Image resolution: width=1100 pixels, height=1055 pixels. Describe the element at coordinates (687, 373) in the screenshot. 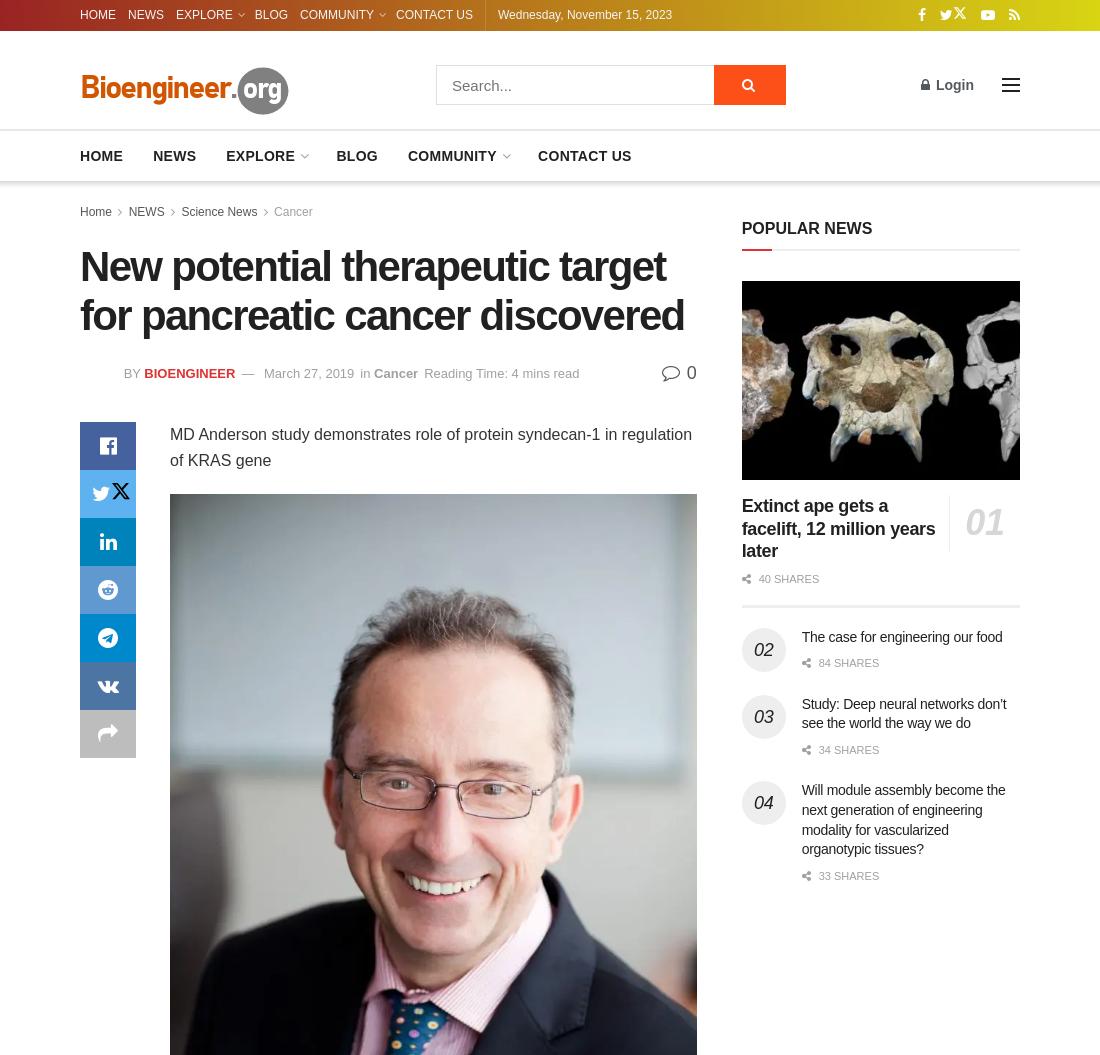

I see `'0'` at that location.